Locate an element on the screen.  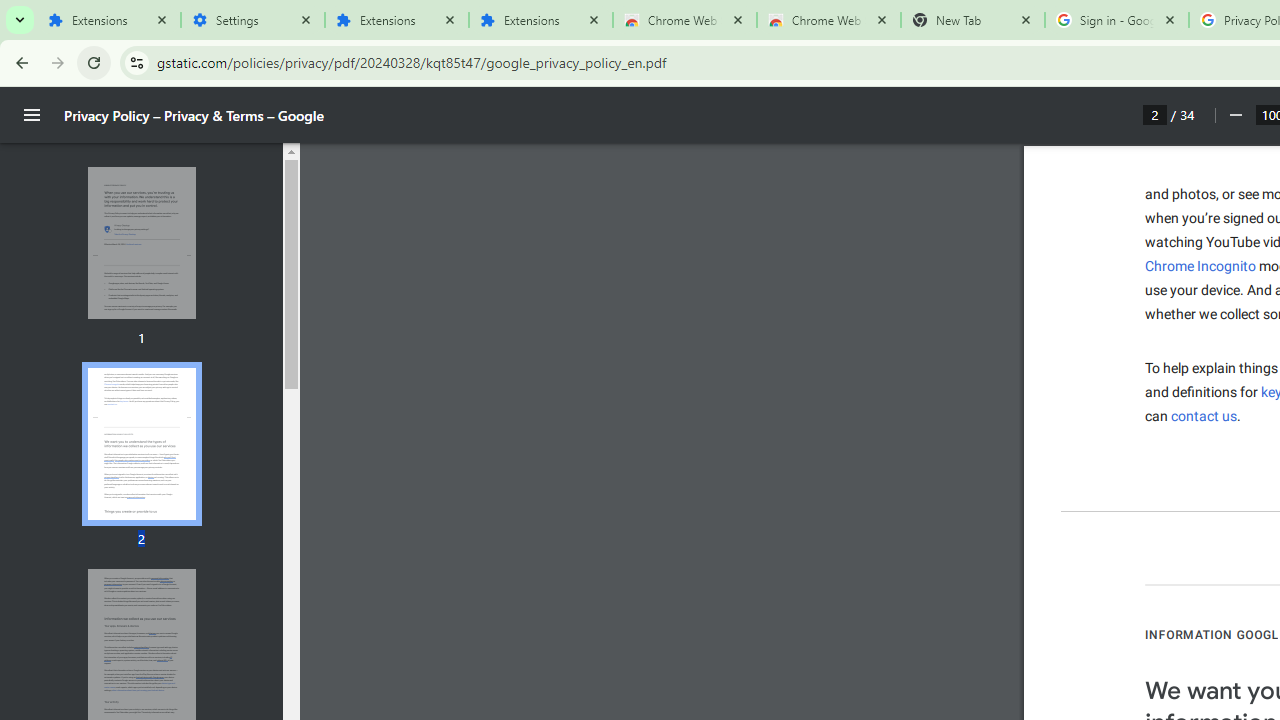
'New Tab' is located at coordinates (972, 20).